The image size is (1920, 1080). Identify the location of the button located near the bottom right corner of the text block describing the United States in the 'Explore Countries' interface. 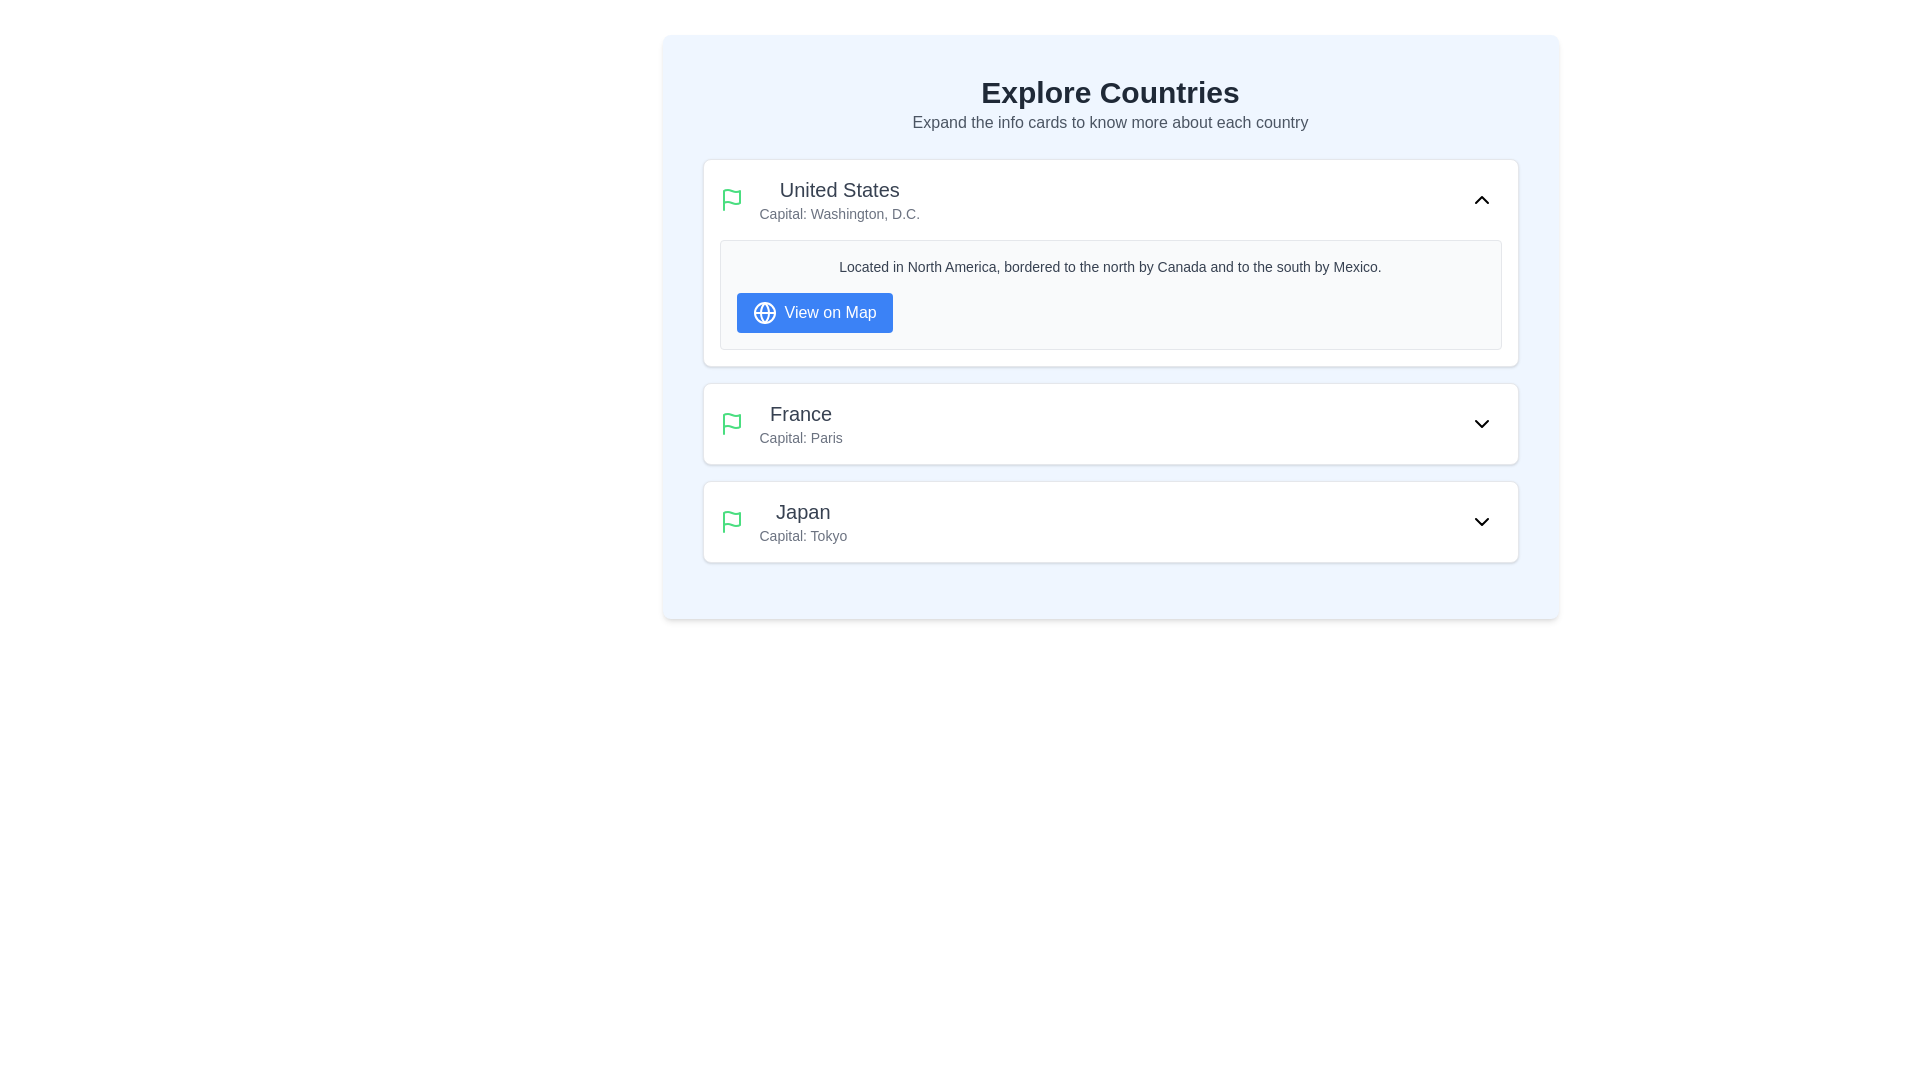
(814, 312).